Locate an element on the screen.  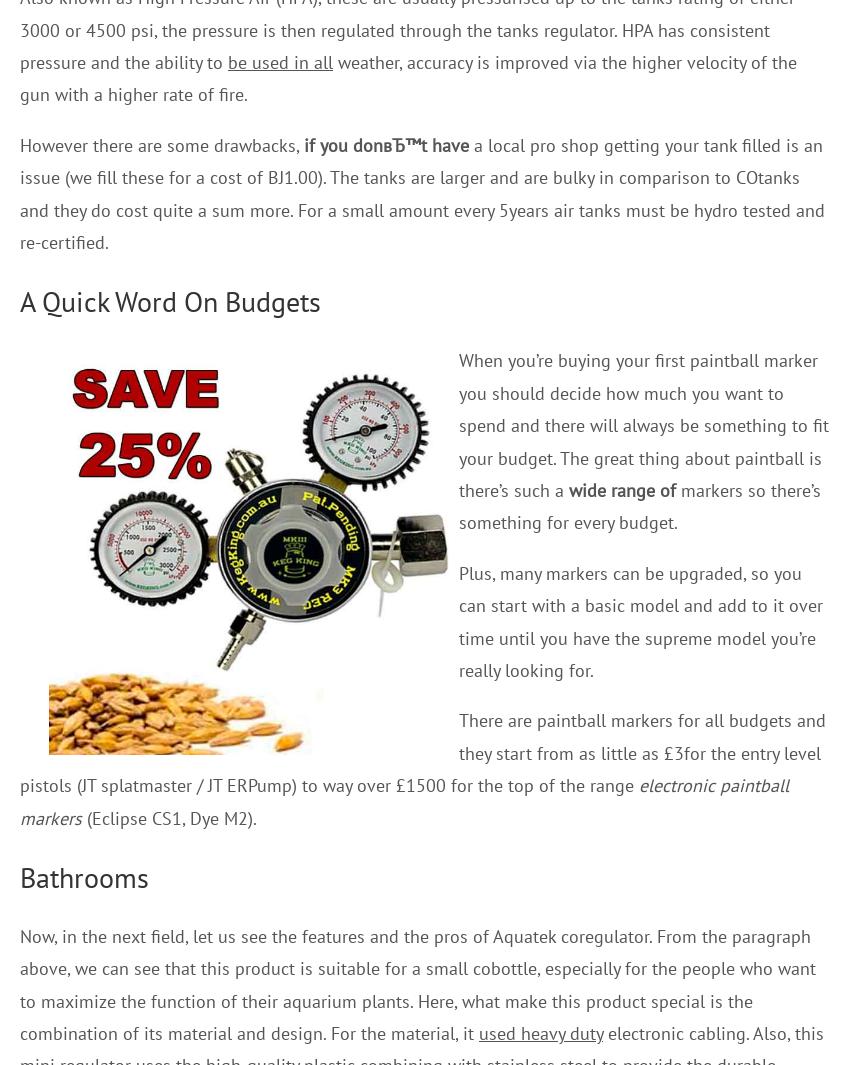
'Bathrooms' is located at coordinates (84, 876).